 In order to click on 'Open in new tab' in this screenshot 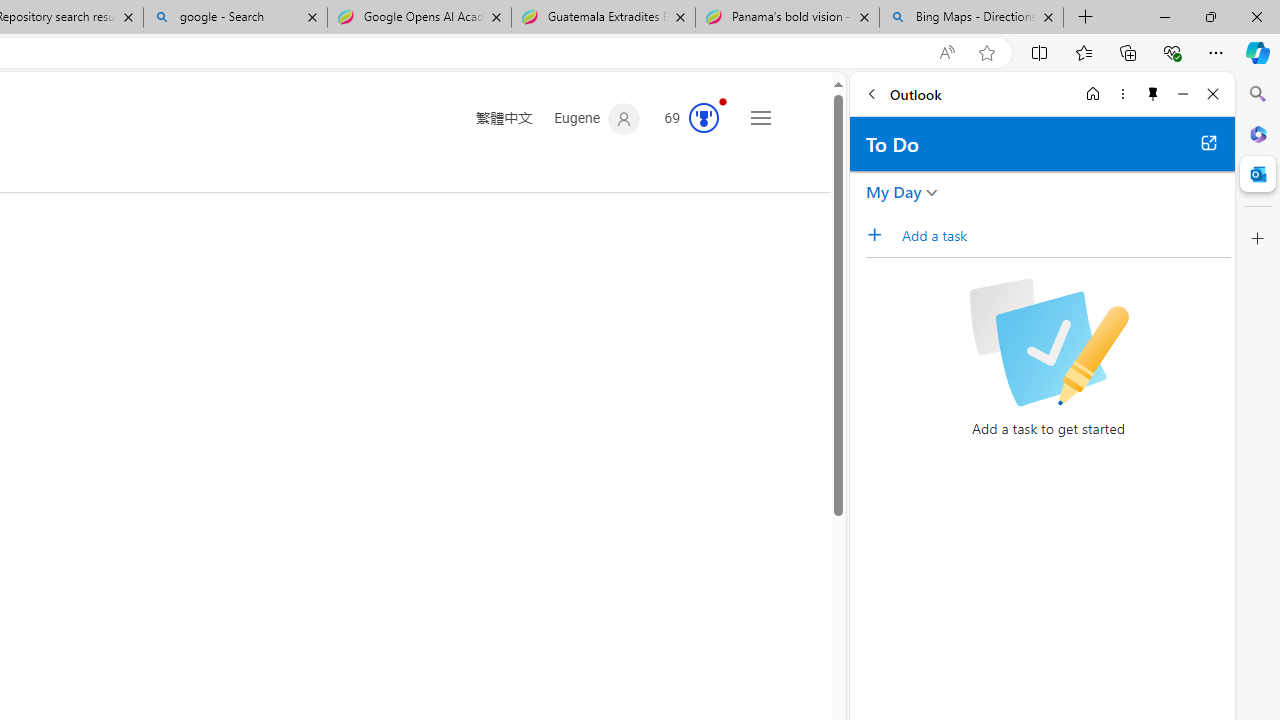, I will do `click(1207, 141)`.